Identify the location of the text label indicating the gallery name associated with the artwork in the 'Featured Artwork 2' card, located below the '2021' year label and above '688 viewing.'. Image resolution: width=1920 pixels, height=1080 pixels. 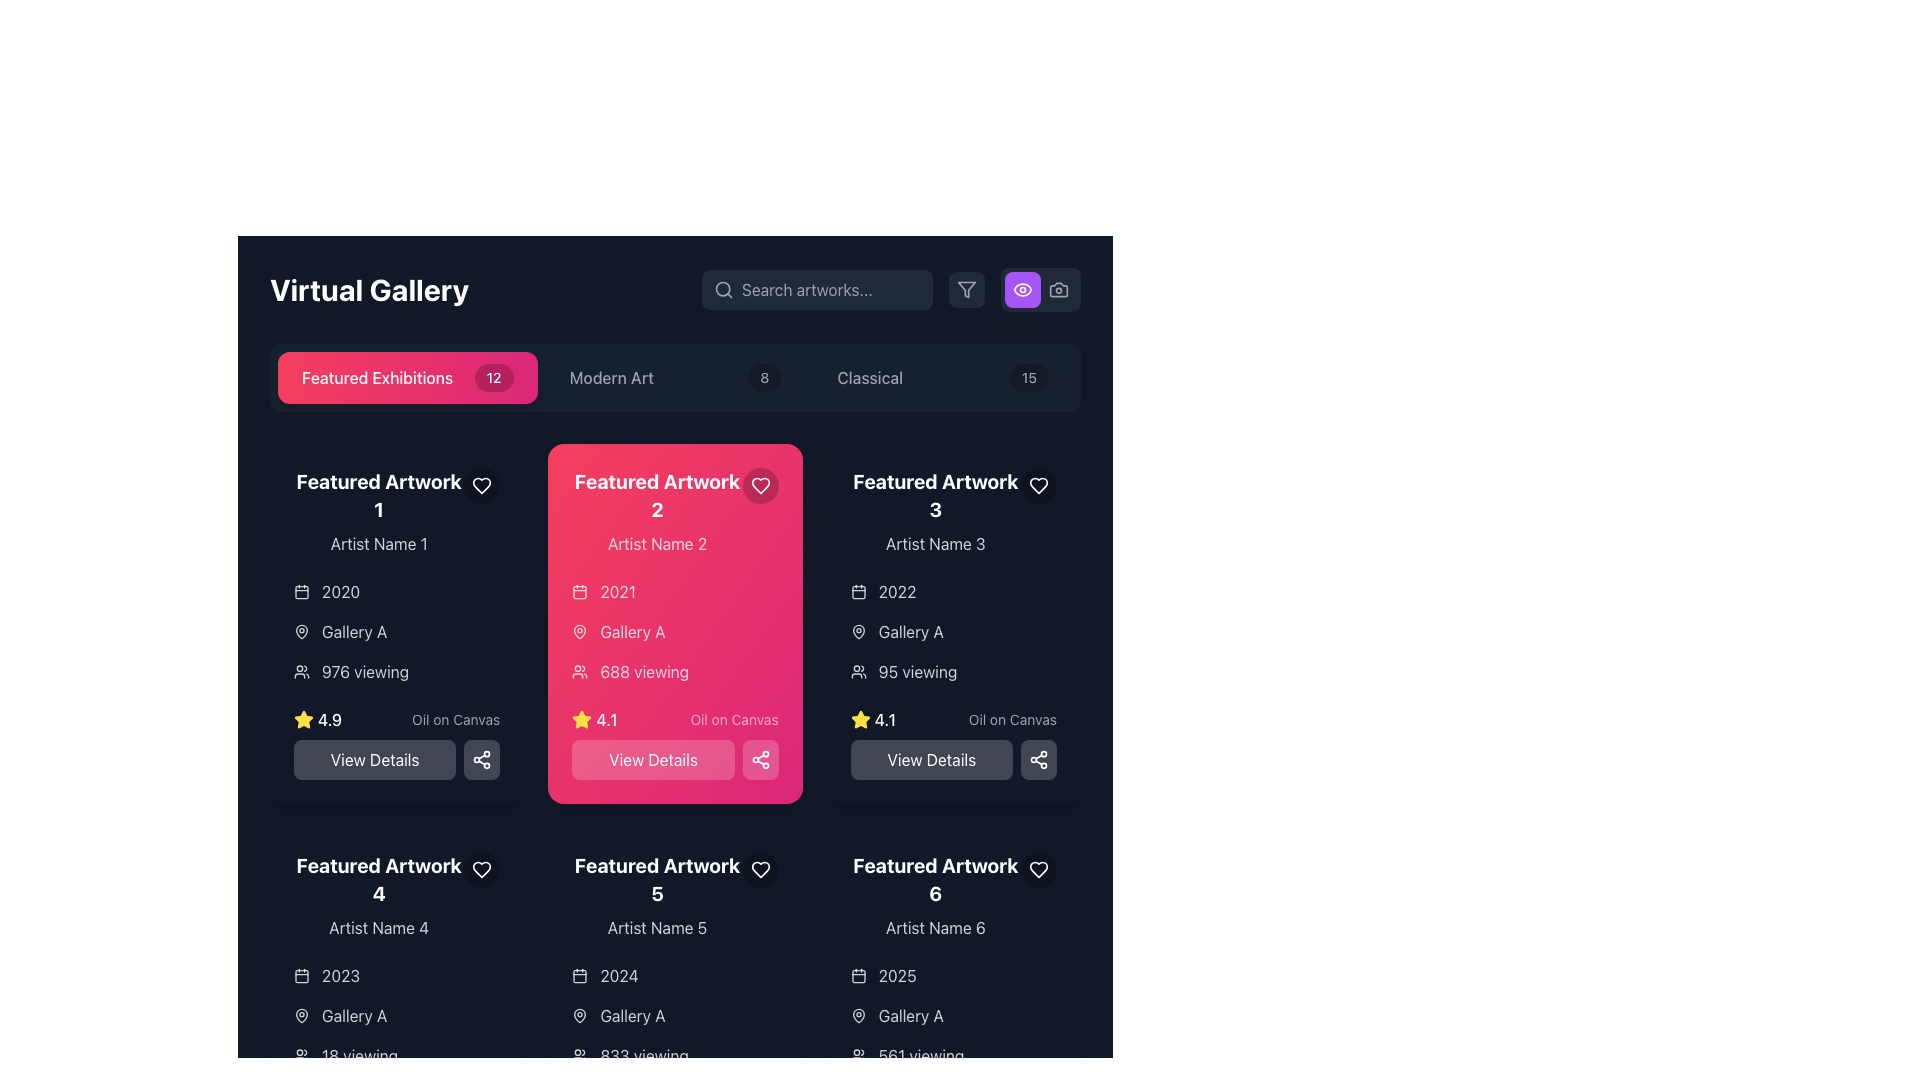
(632, 632).